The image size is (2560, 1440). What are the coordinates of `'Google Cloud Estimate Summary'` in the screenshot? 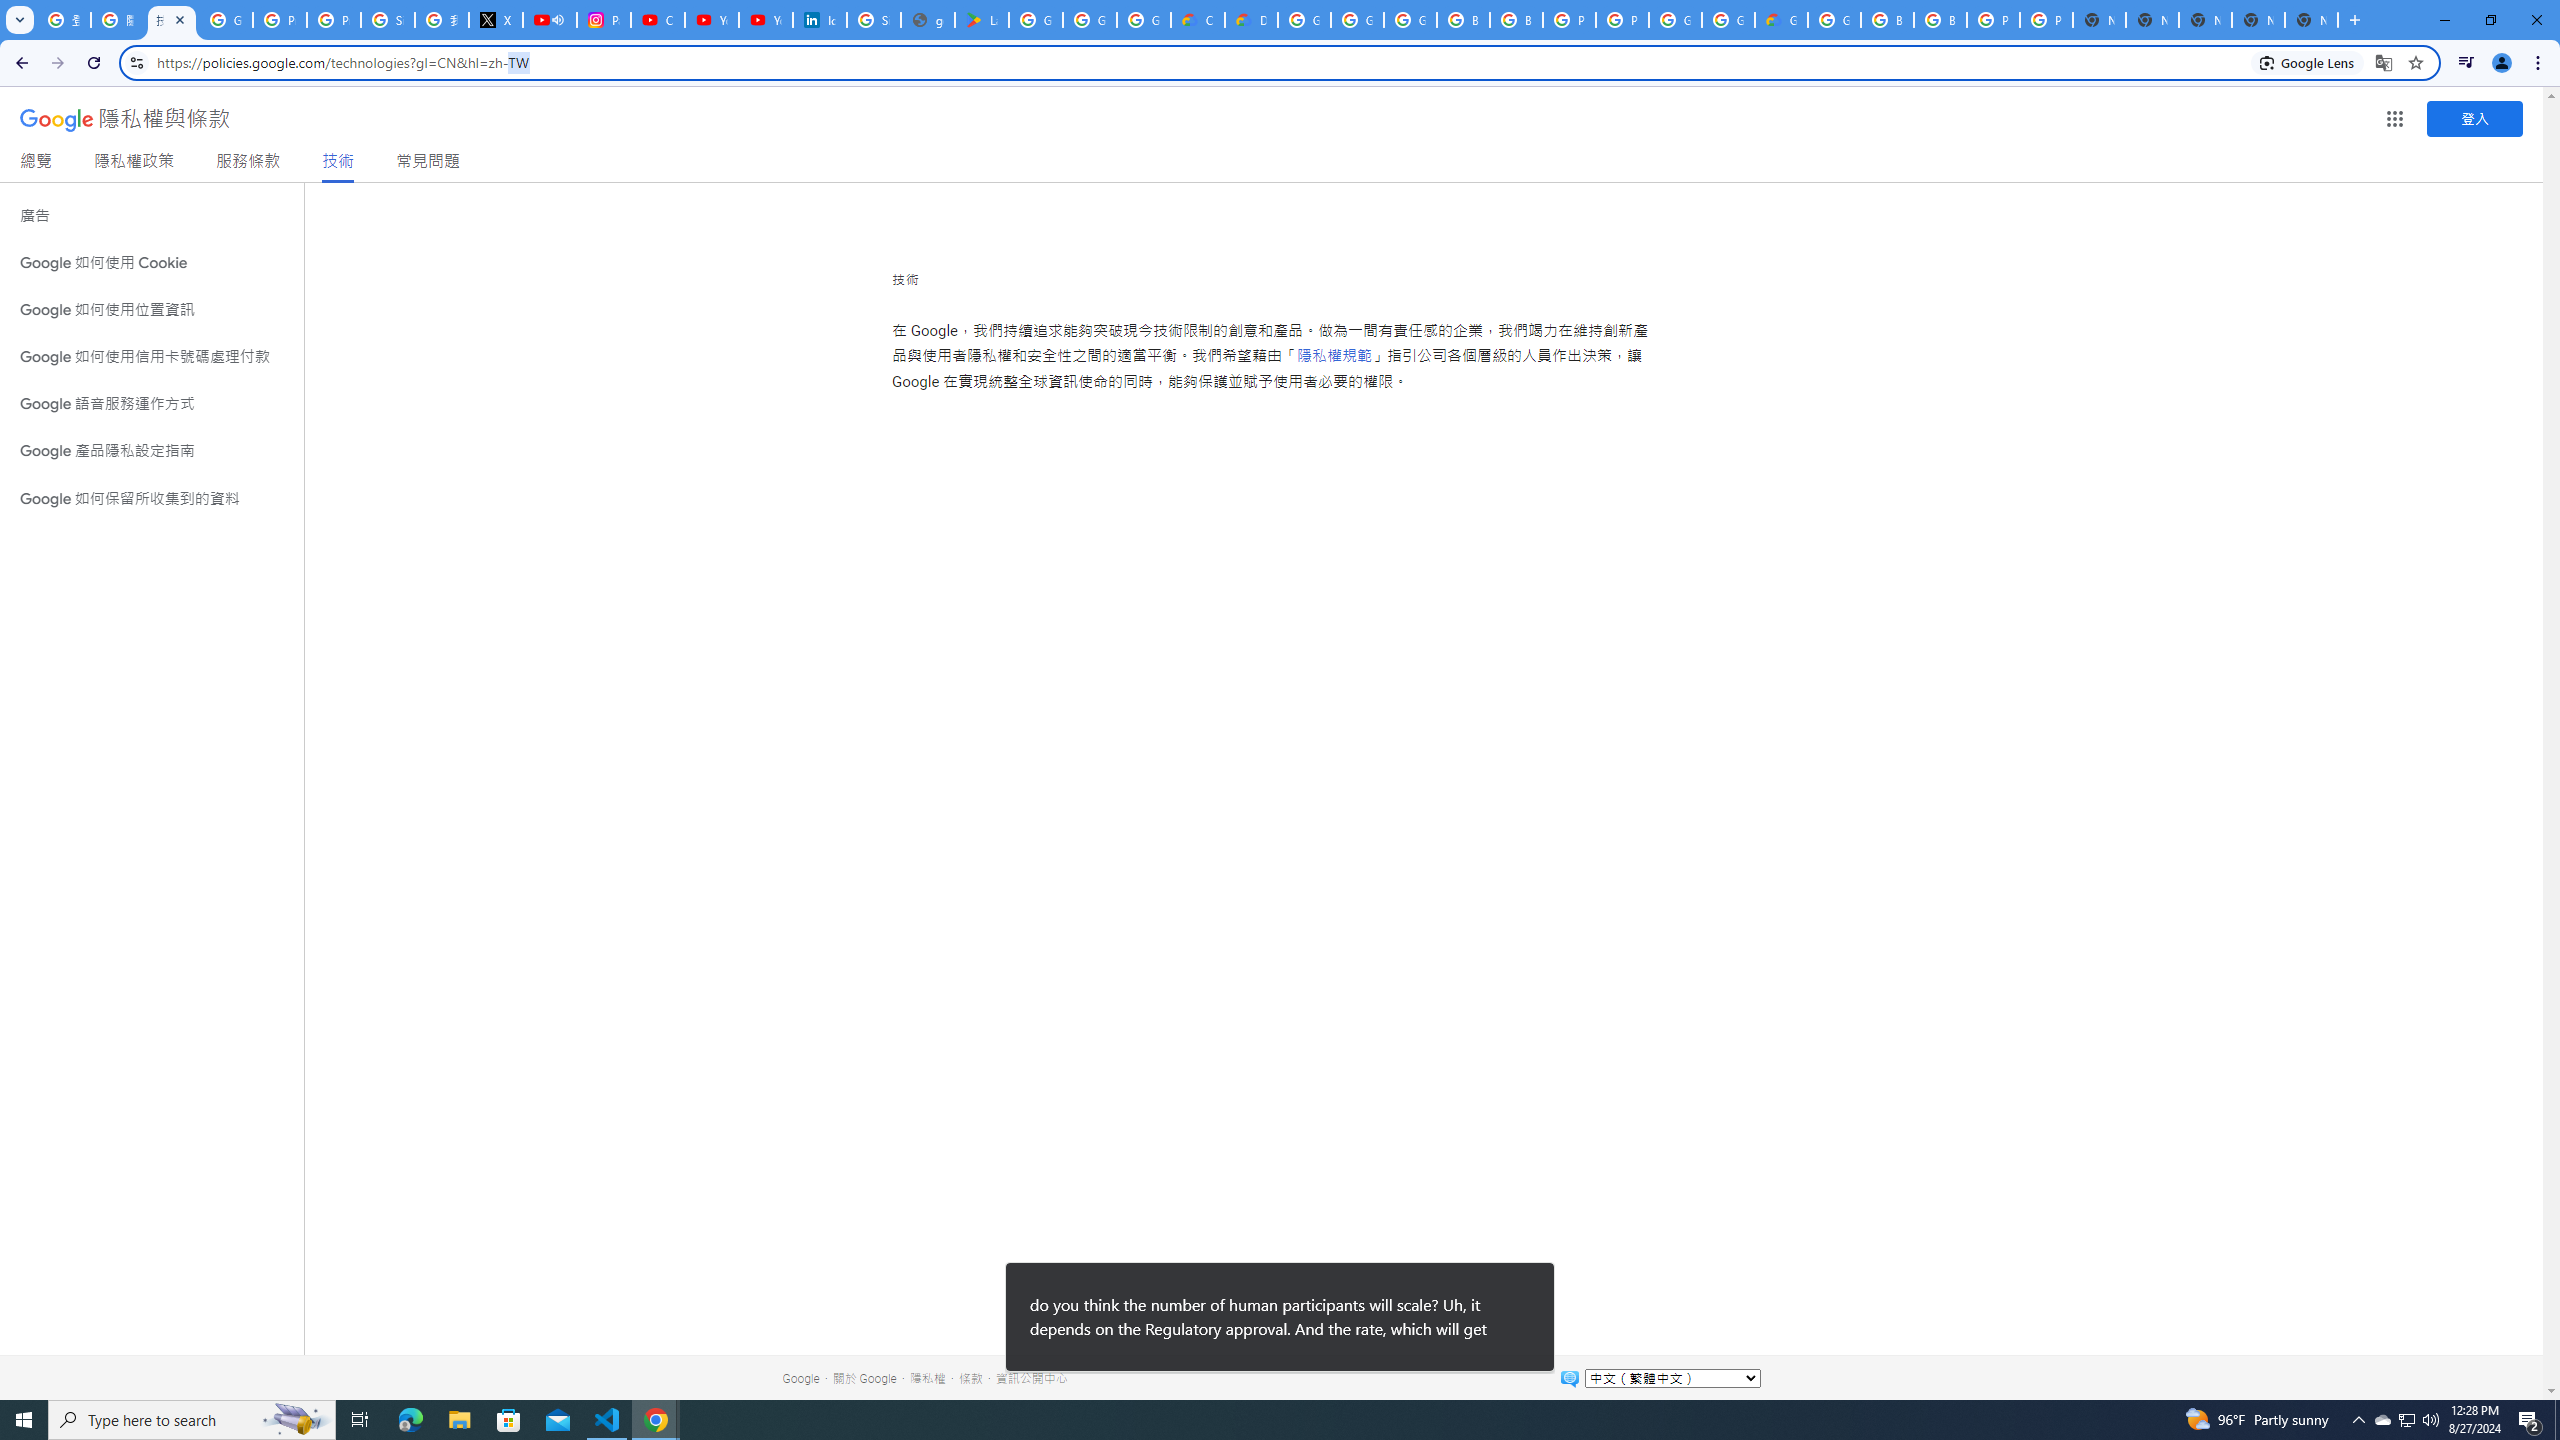 It's located at (1781, 19).